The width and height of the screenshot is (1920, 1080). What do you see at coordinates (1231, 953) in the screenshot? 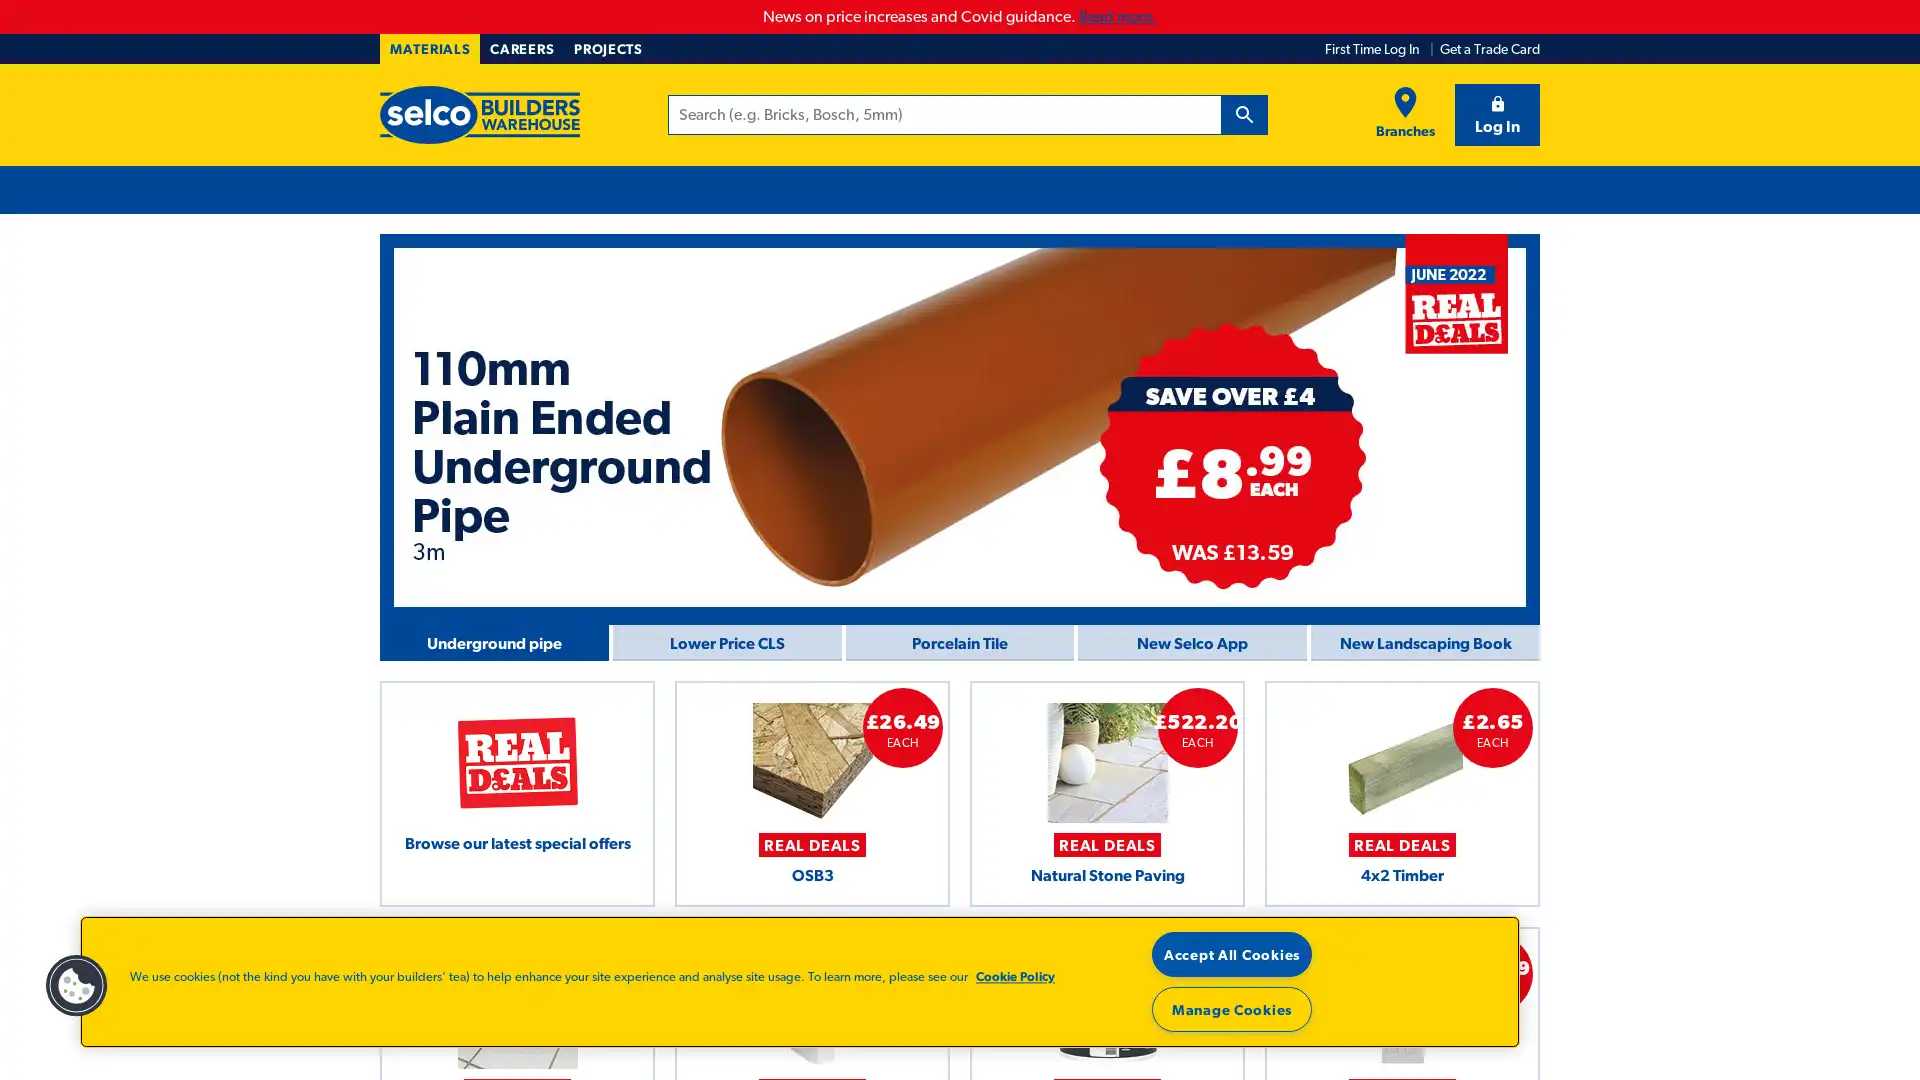
I see `Accept All Cookies` at bounding box center [1231, 953].